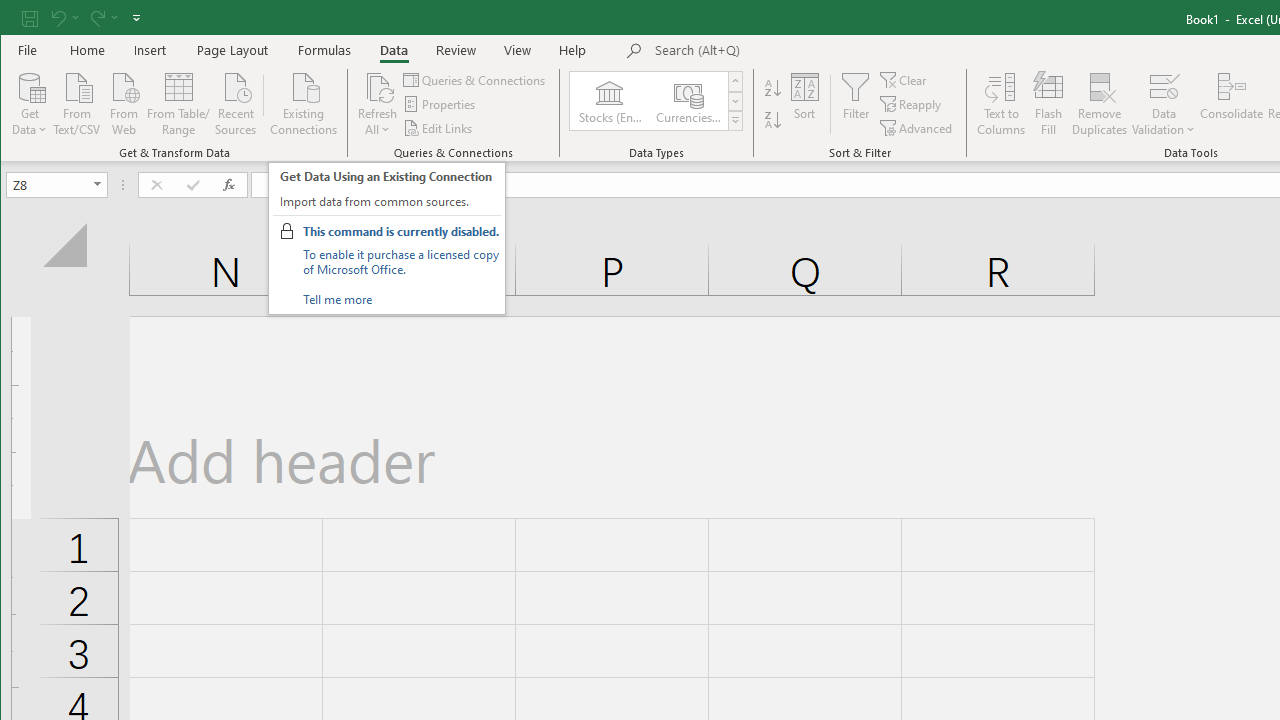  I want to click on 'This command is currently disabled.', so click(400, 230).